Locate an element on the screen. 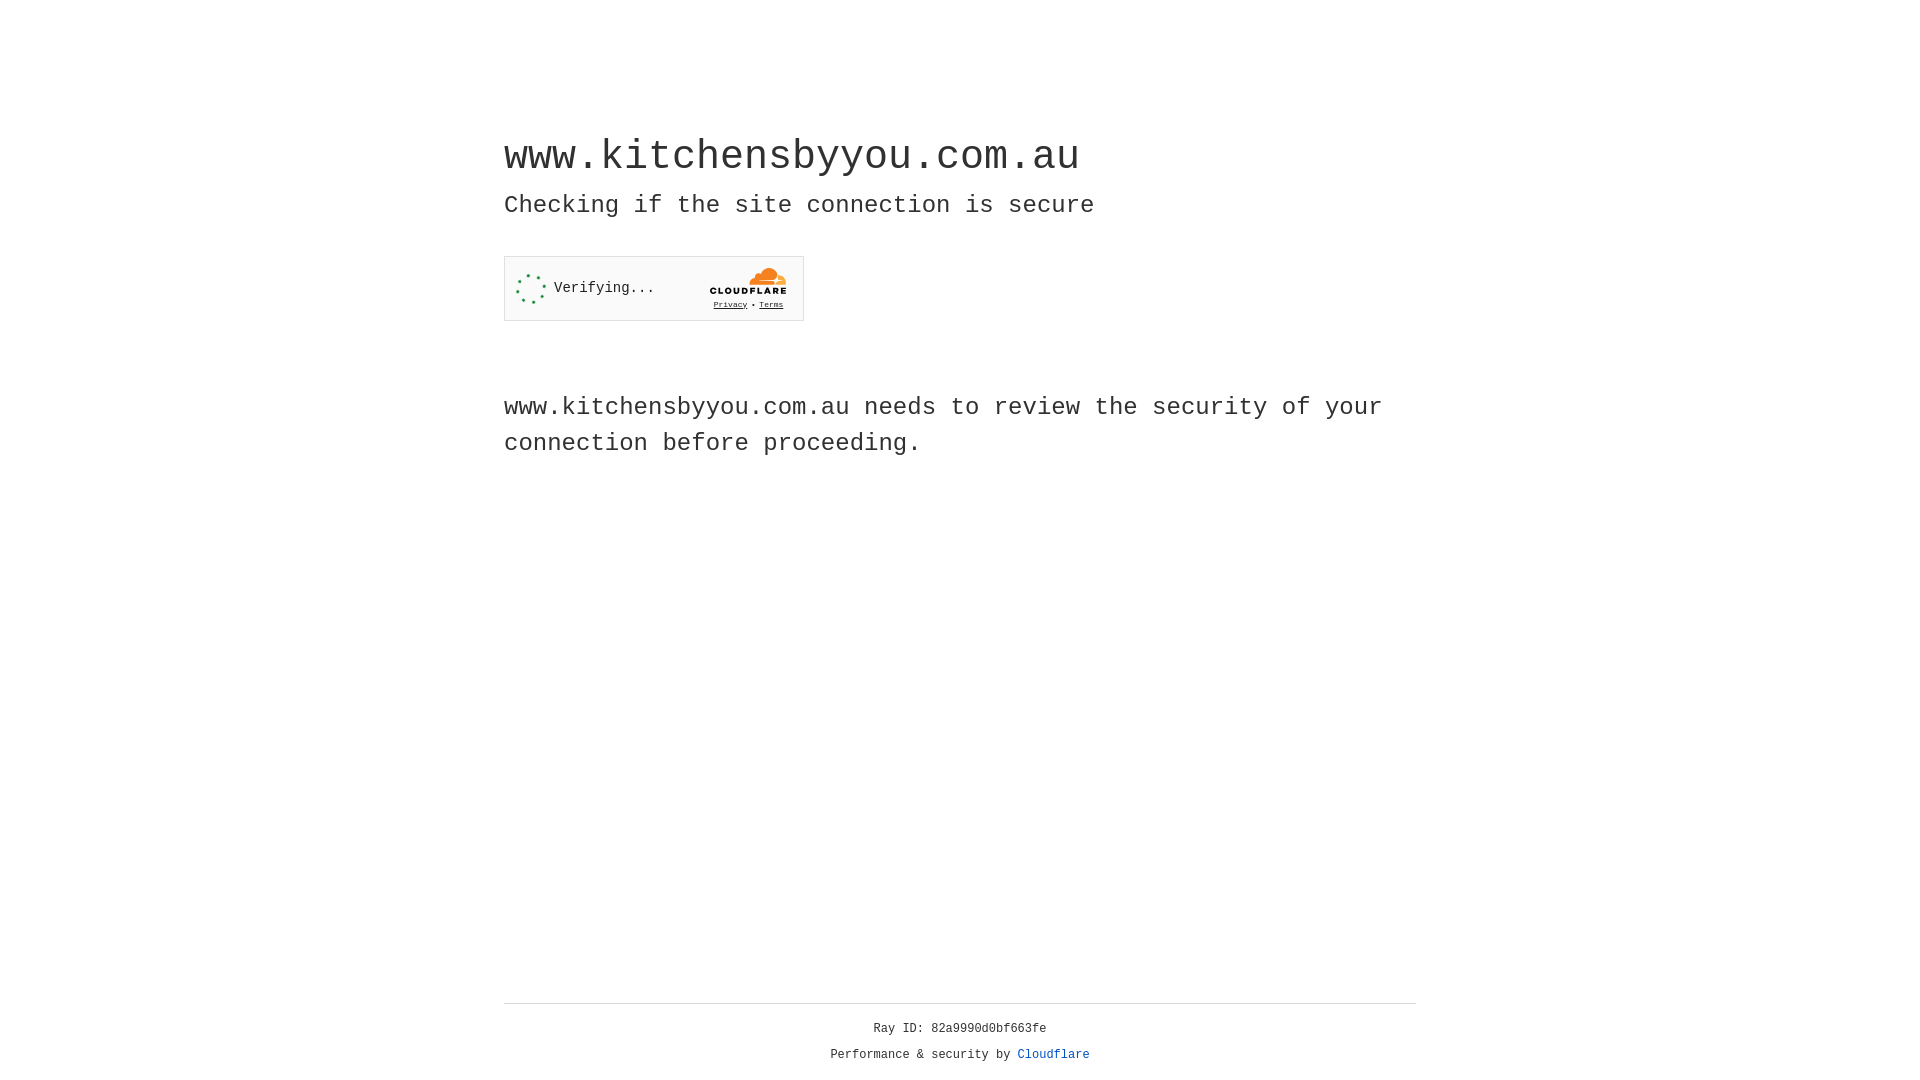 The image size is (1920, 1080). 'Cloudflare' is located at coordinates (1053, 1054).